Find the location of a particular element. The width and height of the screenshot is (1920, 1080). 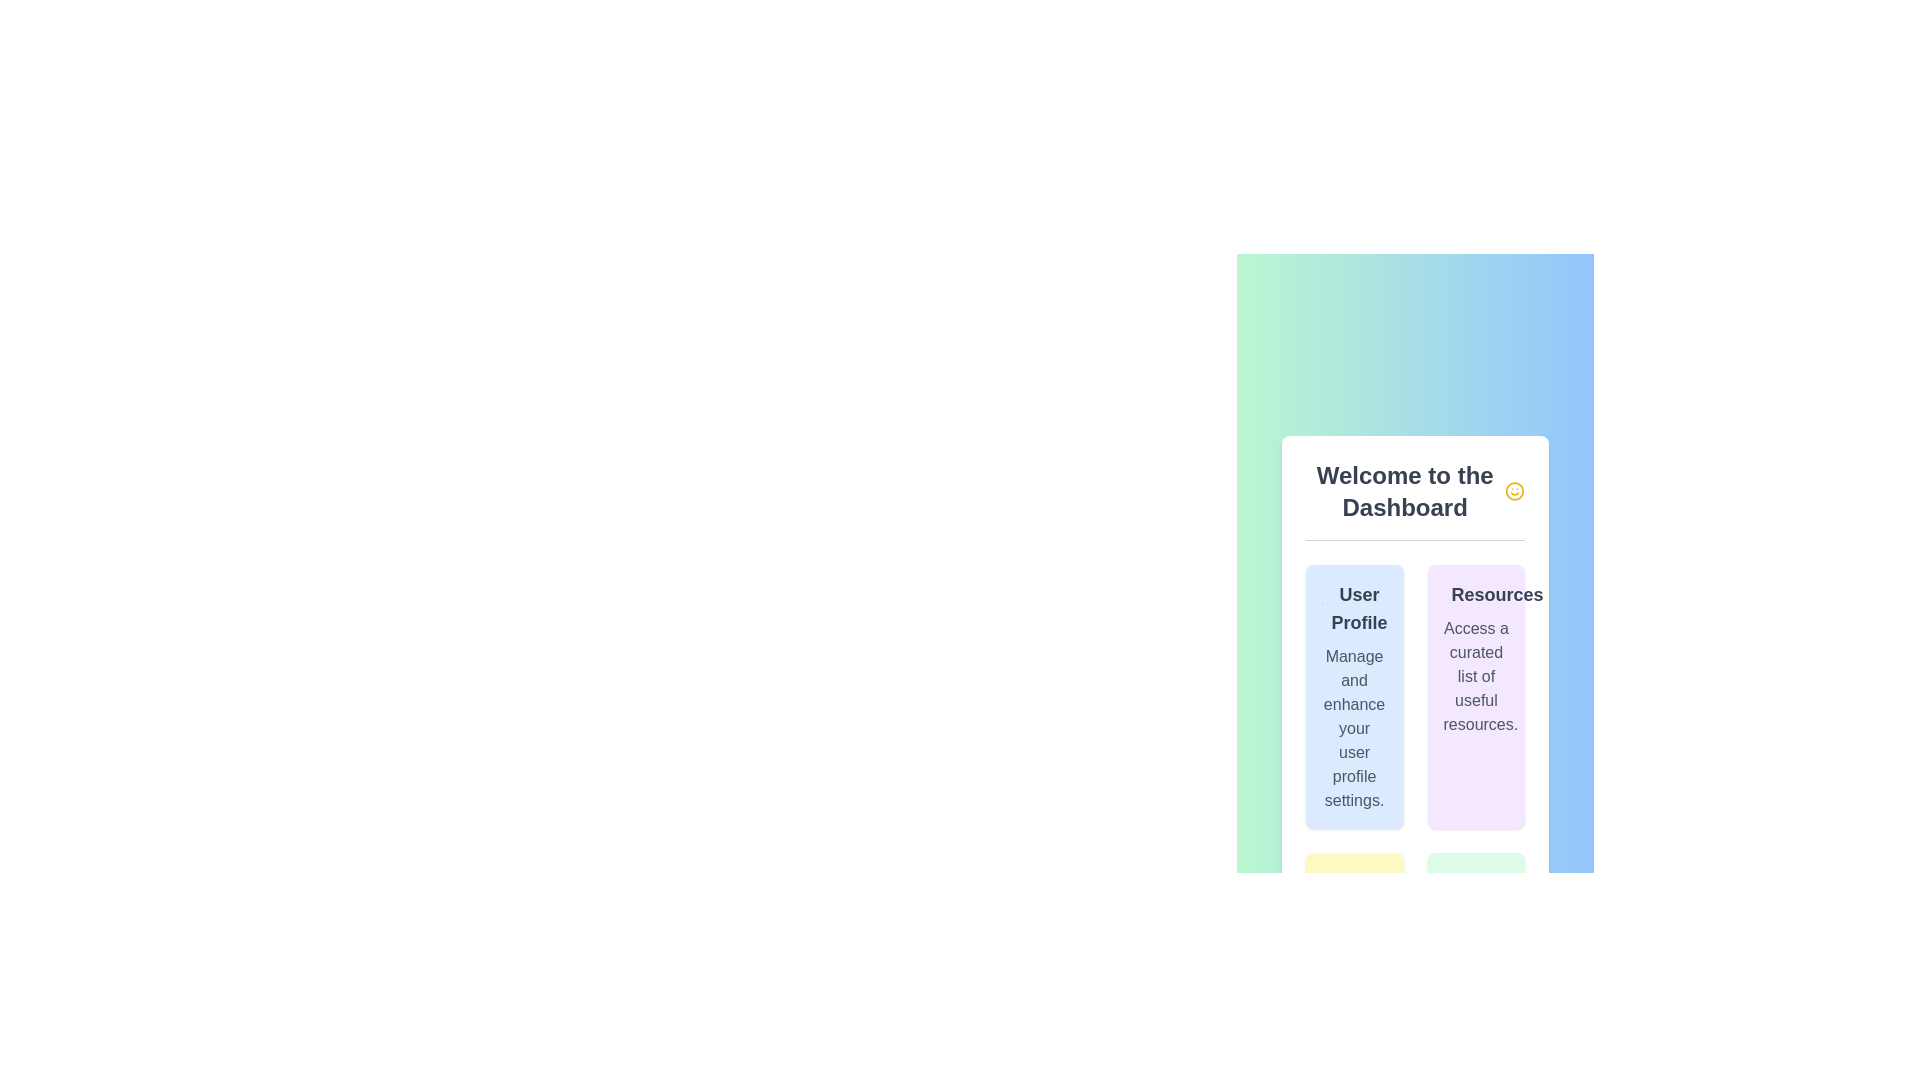

the descriptive text about the resources section, which is located beneath the 'Resources' header in a light purple rounded box on the right side of the three-panel layout is located at coordinates (1476, 675).